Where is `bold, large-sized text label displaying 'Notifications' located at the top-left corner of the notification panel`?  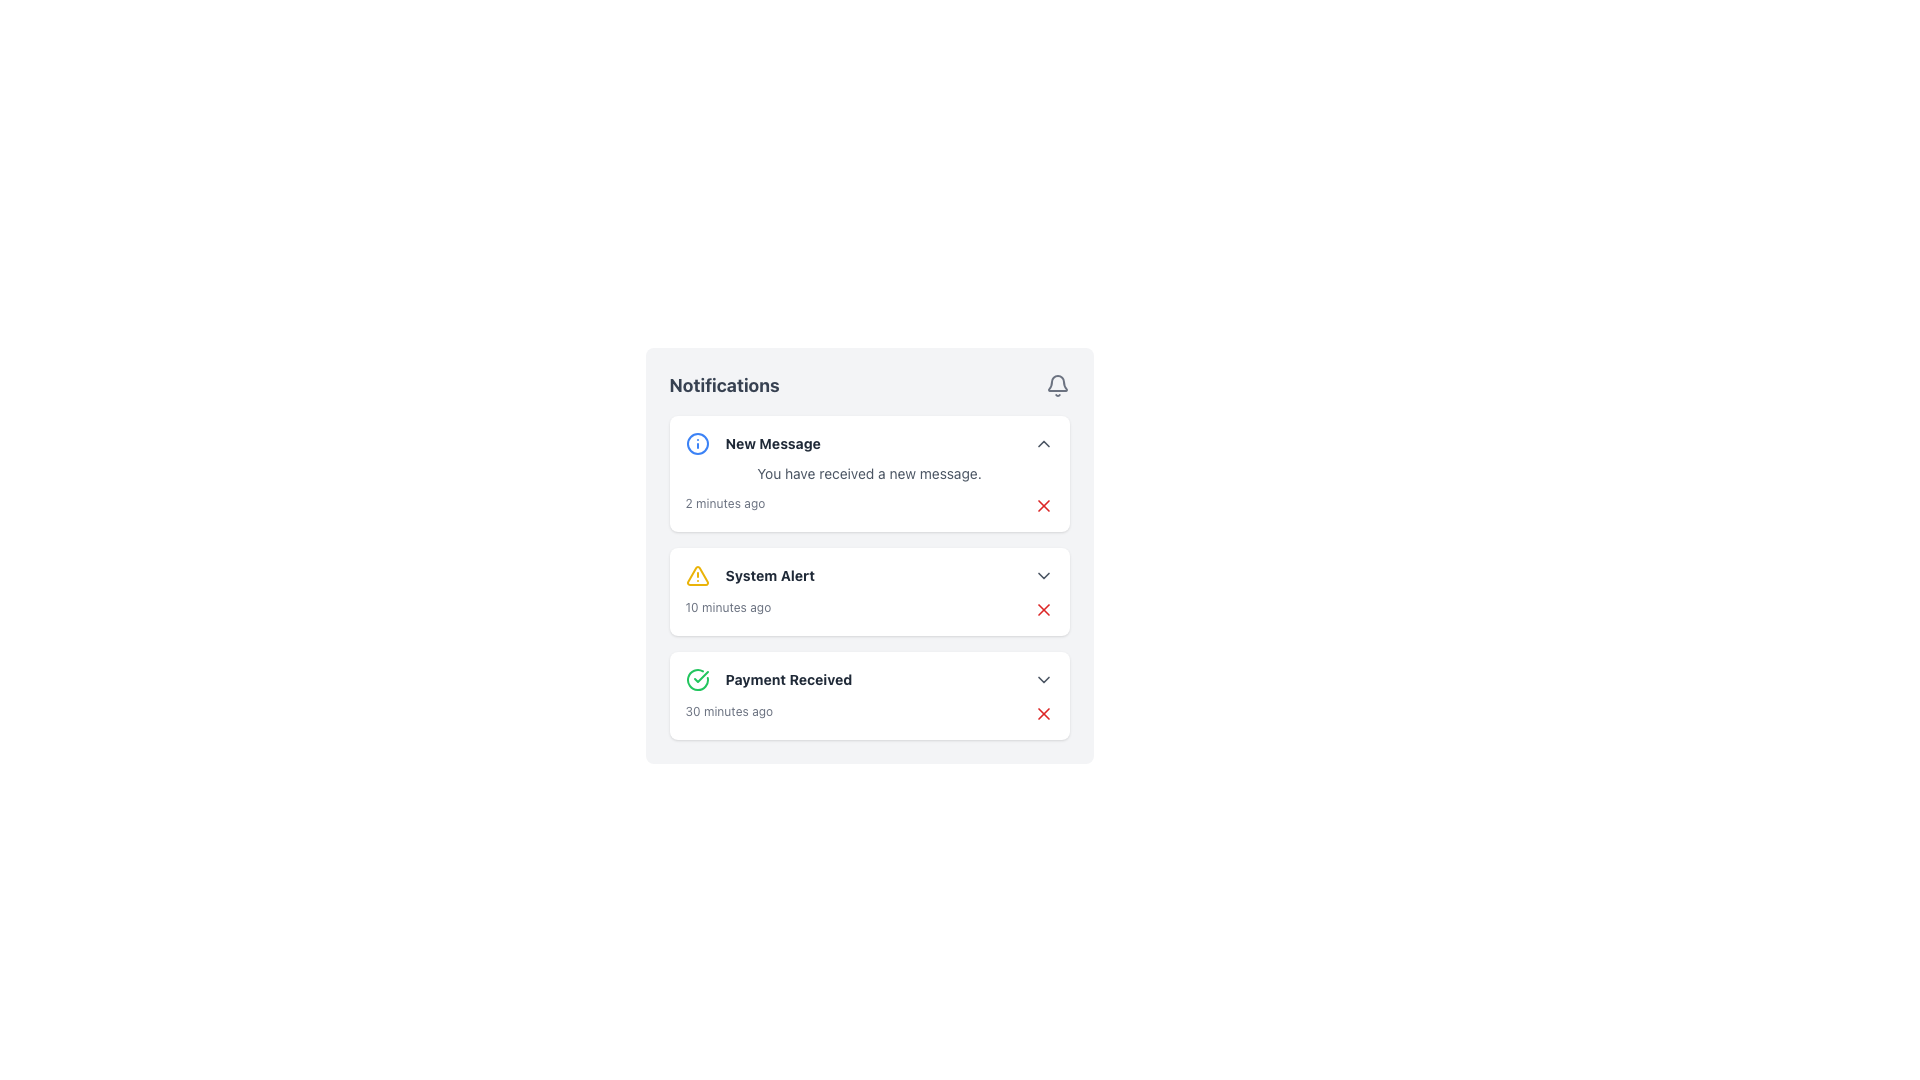 bold, large-sized text label displaying 'Notifications' located at the top-left corner of the notification panel is located at coordinates (723, 385).